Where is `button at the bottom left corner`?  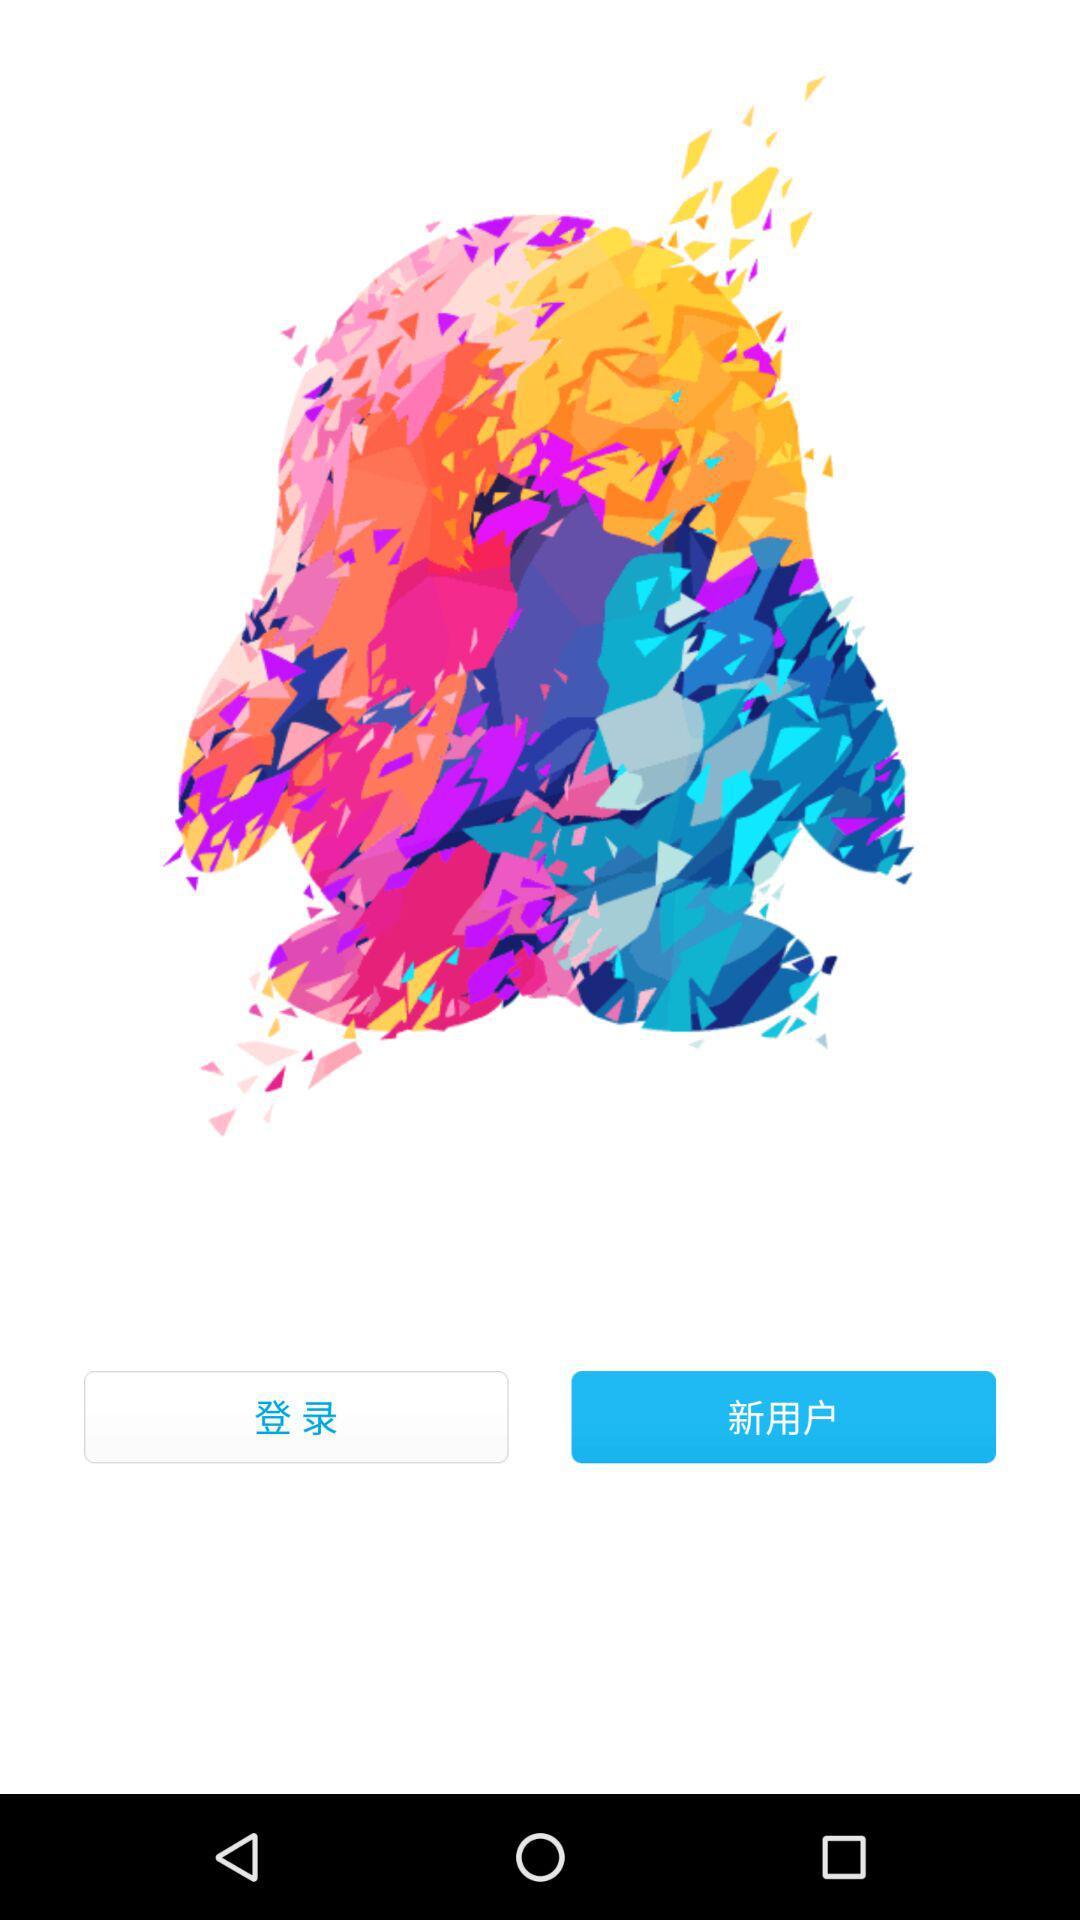 button at the bottom left corner is located at coordinates (296, 1416).